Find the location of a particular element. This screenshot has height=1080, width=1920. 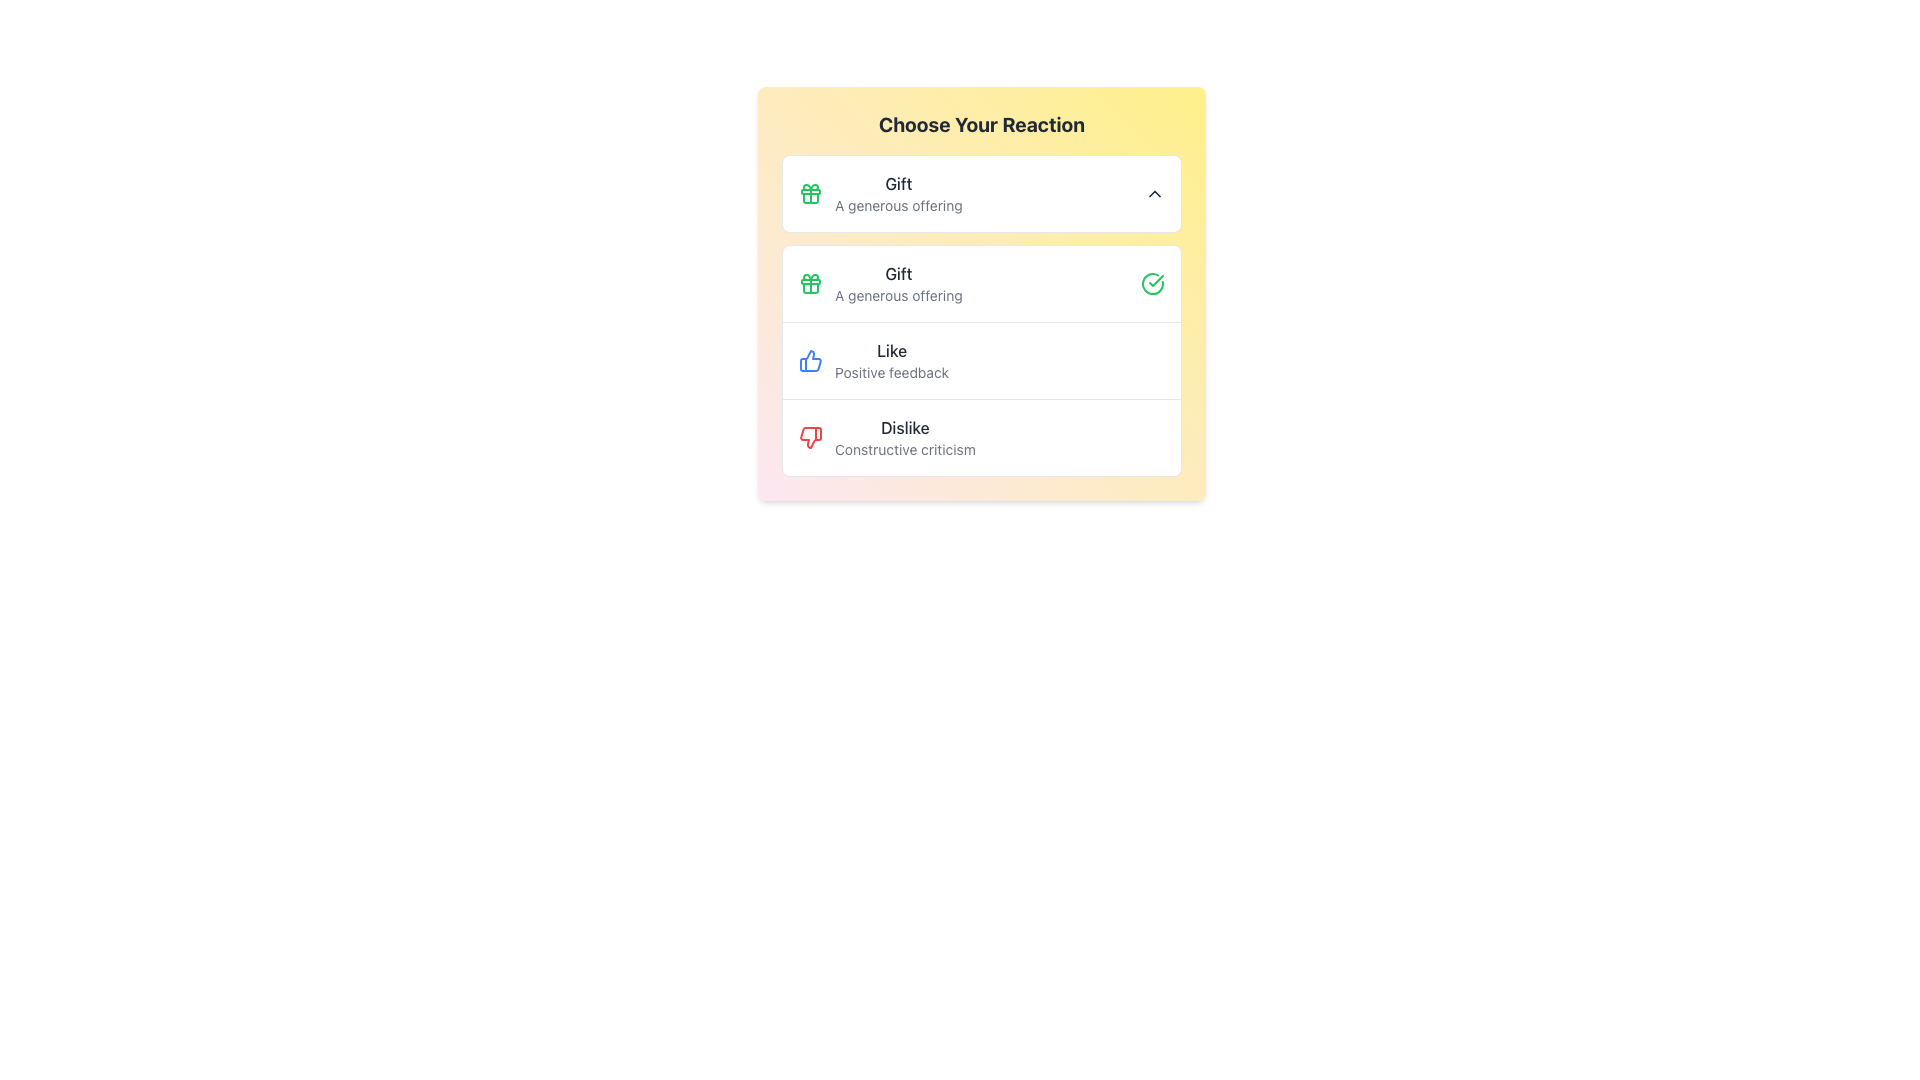

to select the 'Dislike' reaction, which is the third option in the vertically stacked list of reaction choices, located beneath the 'Like Positive feedback' option is located at coordinates (982, 436).